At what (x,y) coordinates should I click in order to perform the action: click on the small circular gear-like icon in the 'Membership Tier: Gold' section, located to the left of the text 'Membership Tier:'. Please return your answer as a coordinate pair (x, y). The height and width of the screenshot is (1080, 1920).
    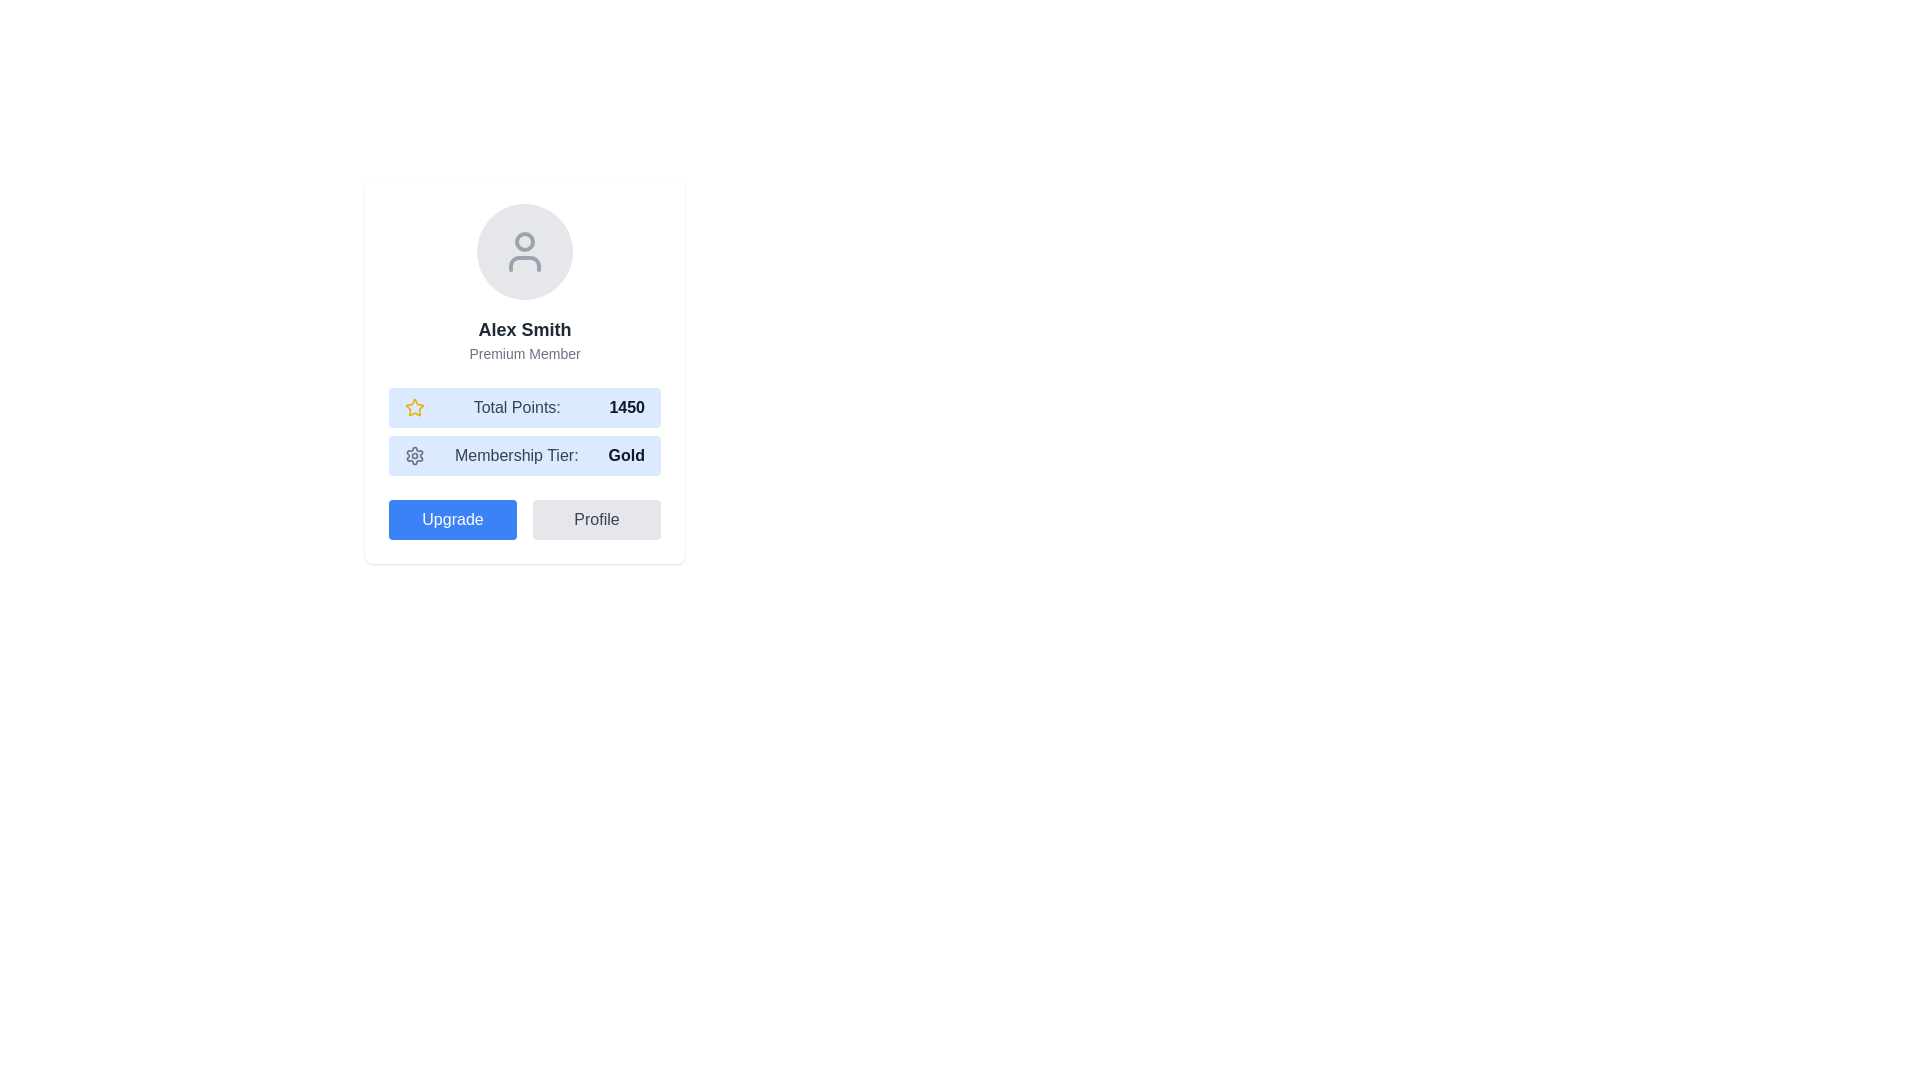
    Looking at the image, I should click on (413, 455).